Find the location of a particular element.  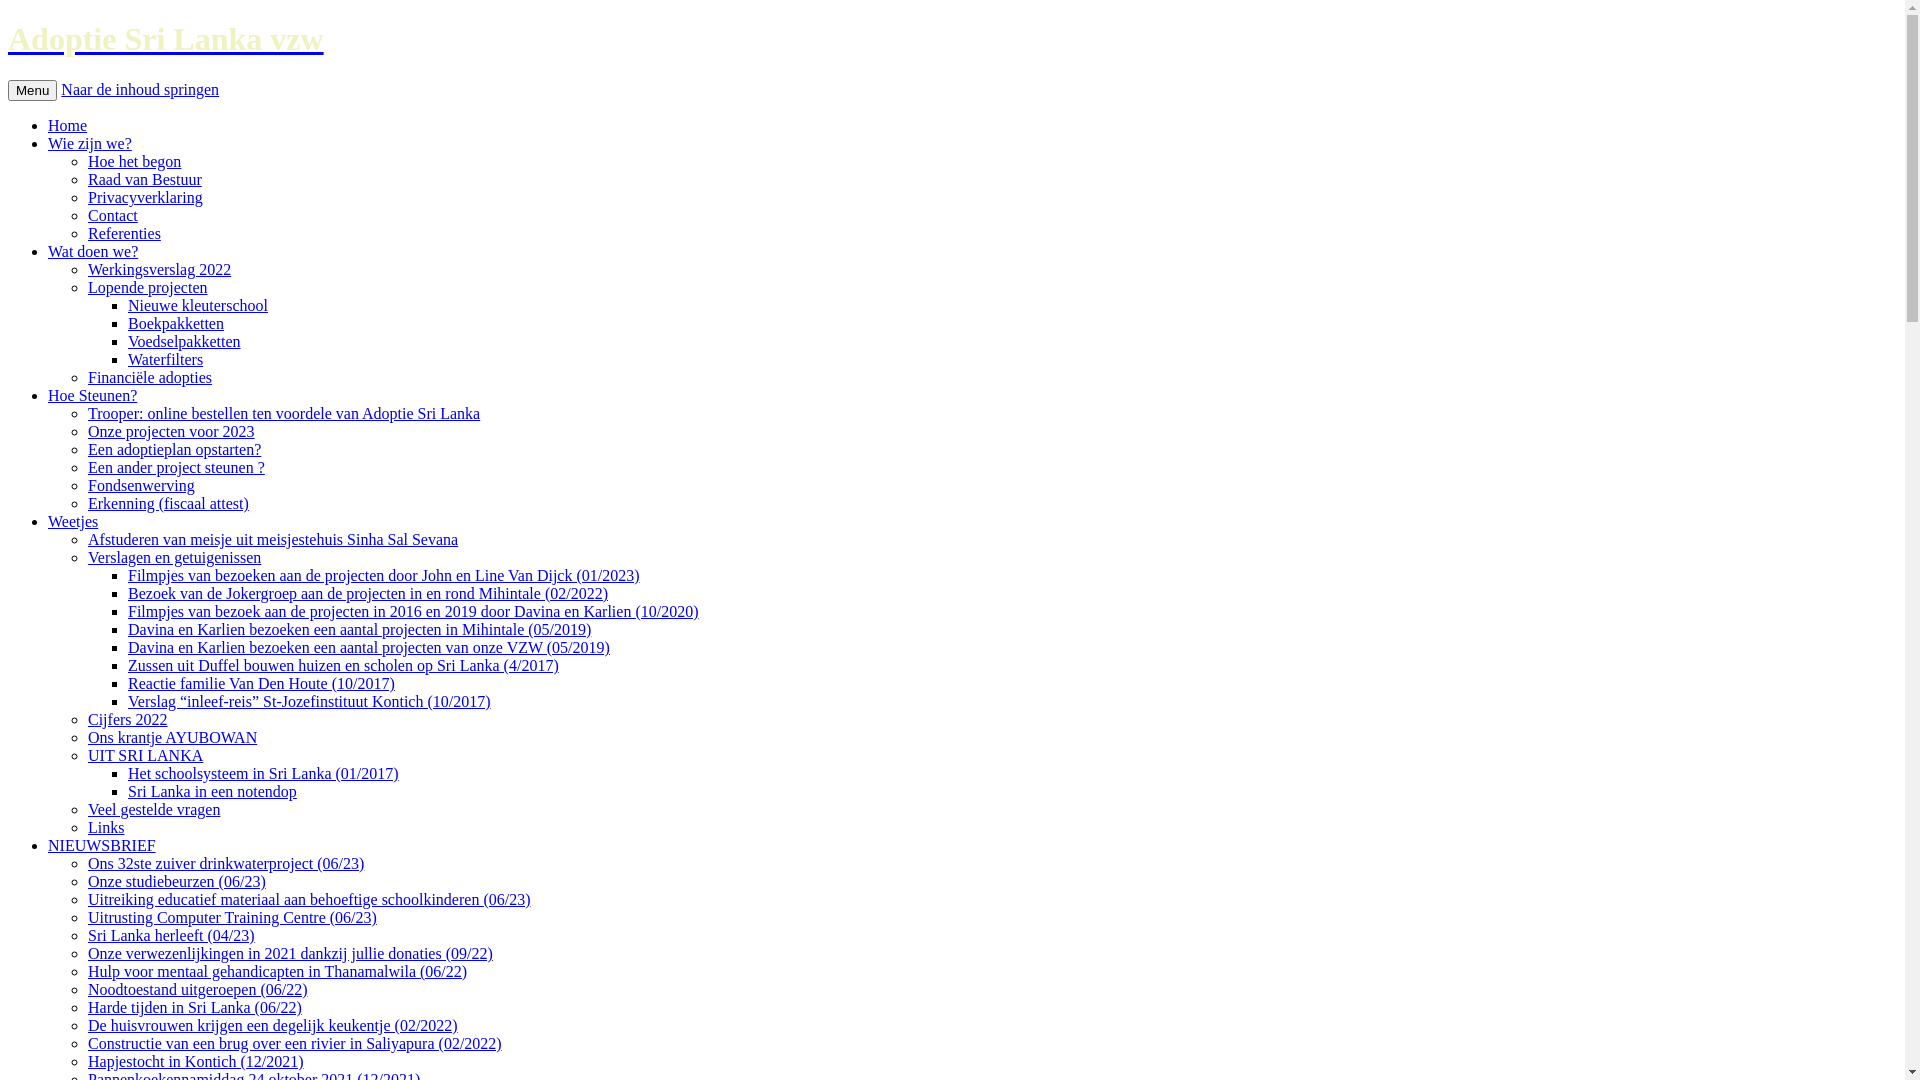

'Raad van Bestuur' is located at coordinates (143, 178).